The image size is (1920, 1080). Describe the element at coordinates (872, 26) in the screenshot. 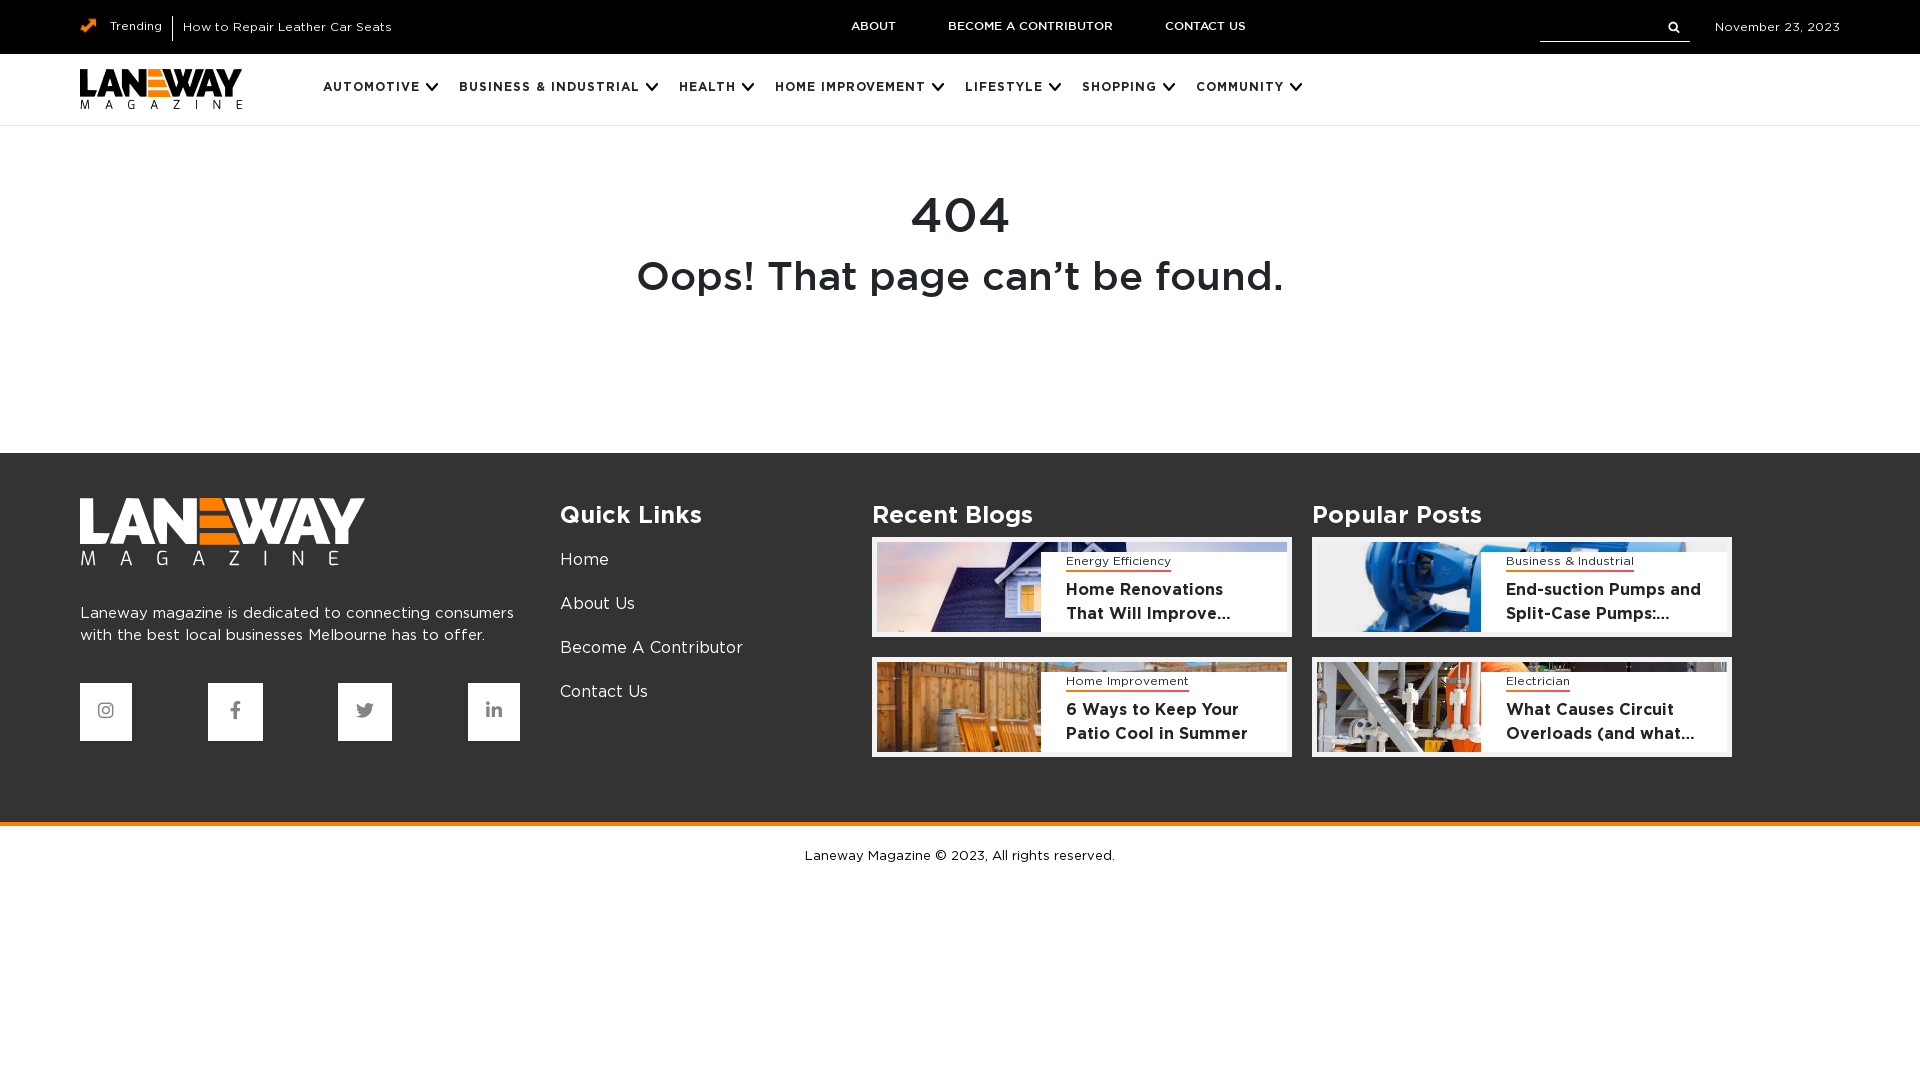

I see `'ABOUT'` at that location.